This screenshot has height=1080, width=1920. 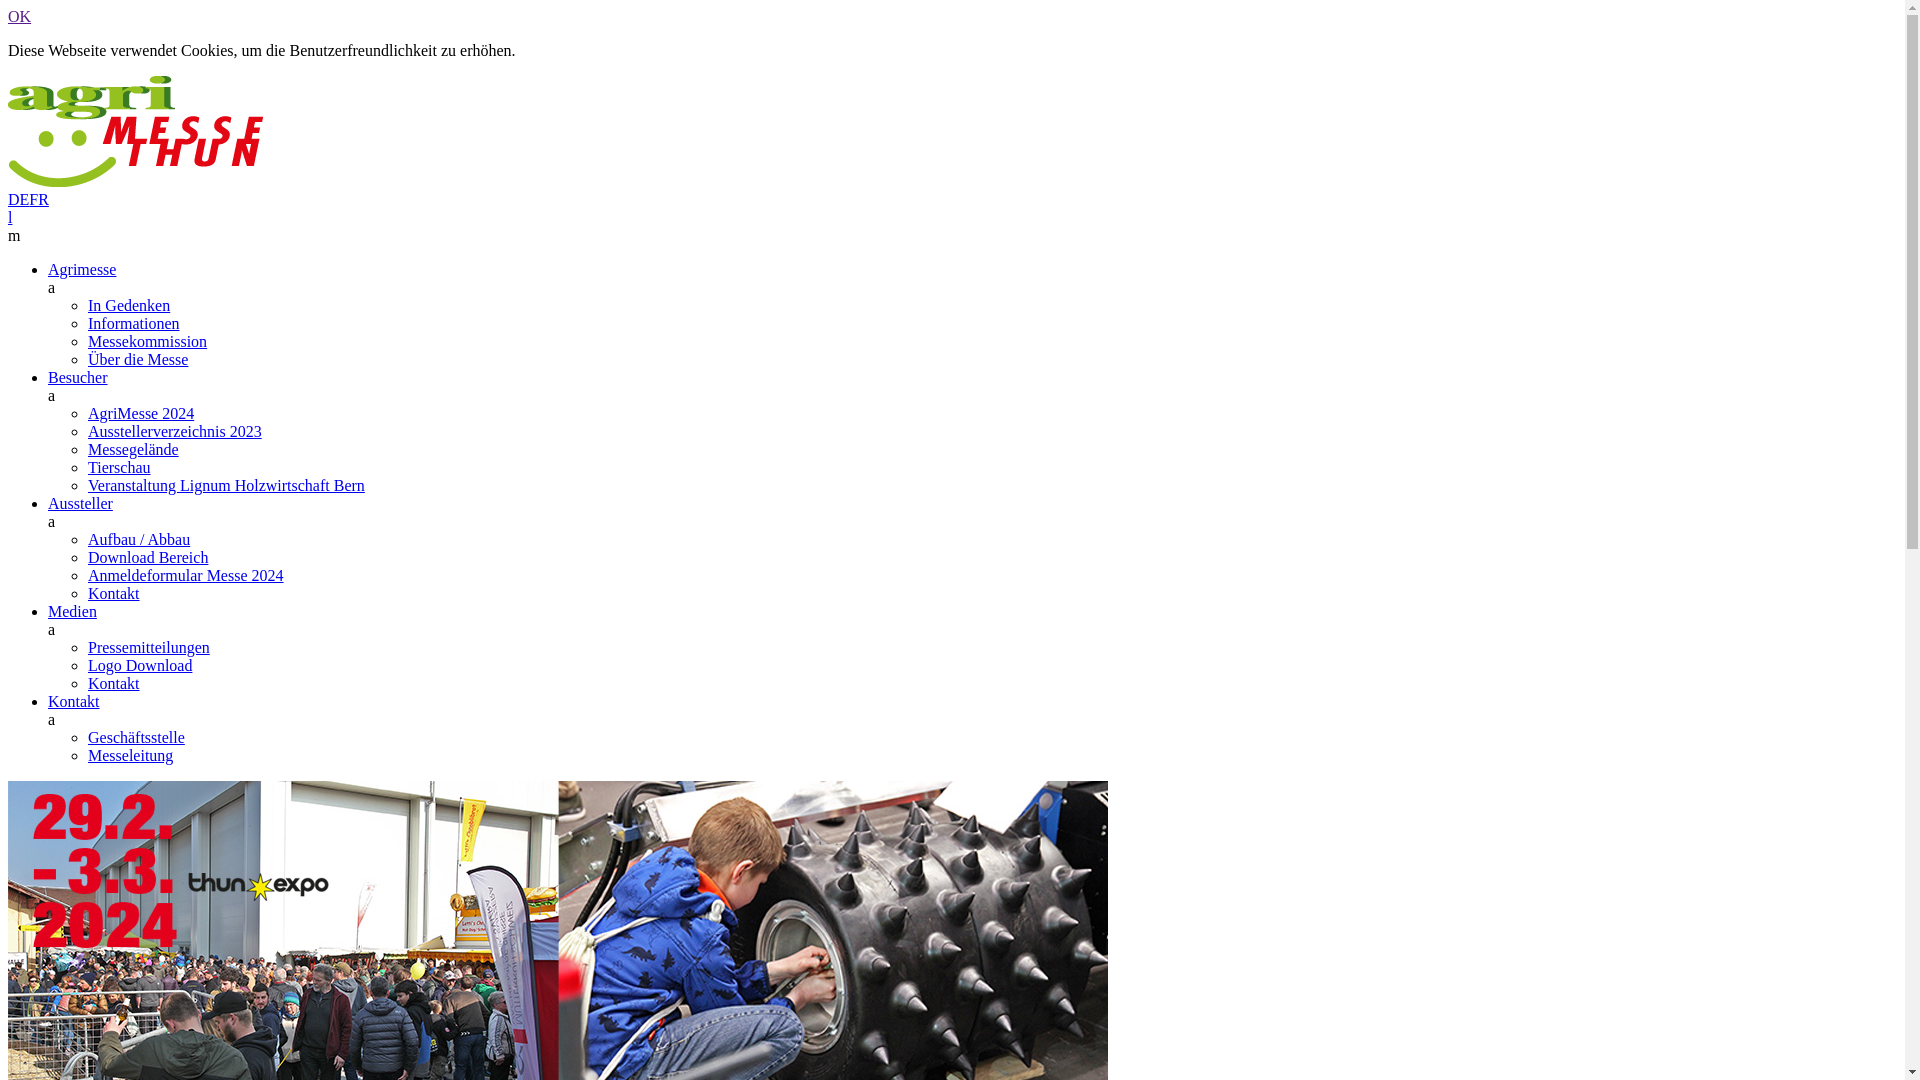 What do you see at coordinates (73, 700) in the screenshot?
I see `'Kontakt'` at bounding box center [73, 700].